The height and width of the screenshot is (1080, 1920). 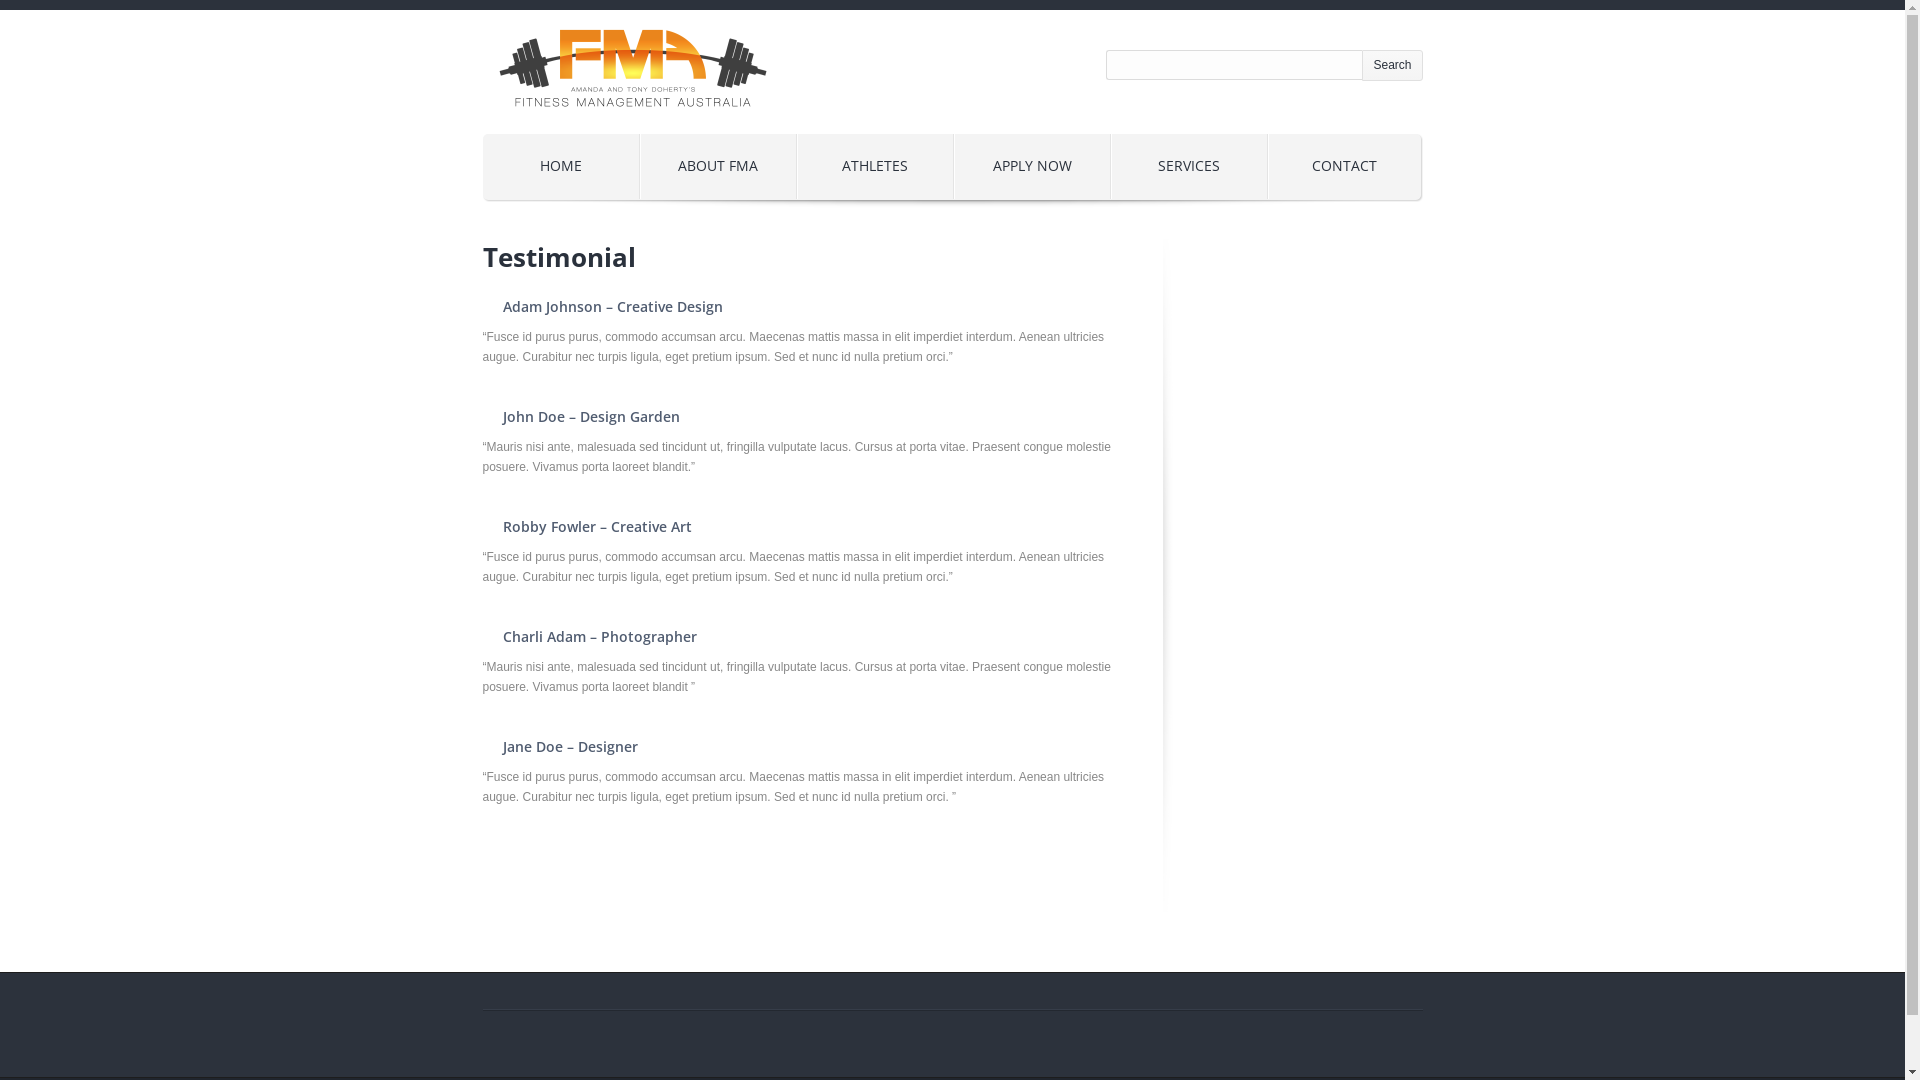 I want to click on 'HOME', so click(x=560, y=165).